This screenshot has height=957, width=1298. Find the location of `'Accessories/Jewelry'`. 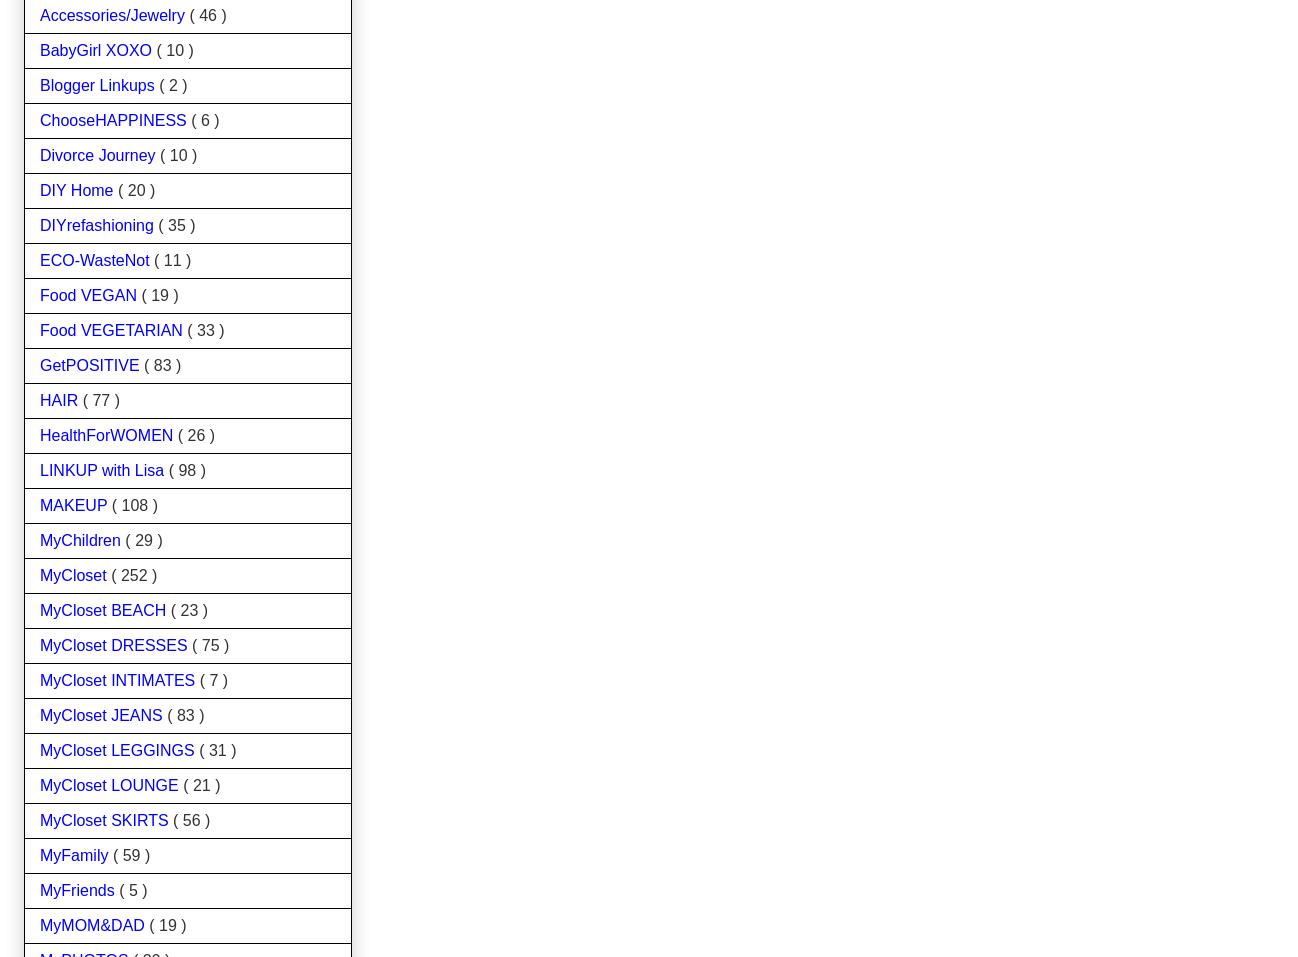

'Accessories/Jewelry' is located at coordinates (114, 13).